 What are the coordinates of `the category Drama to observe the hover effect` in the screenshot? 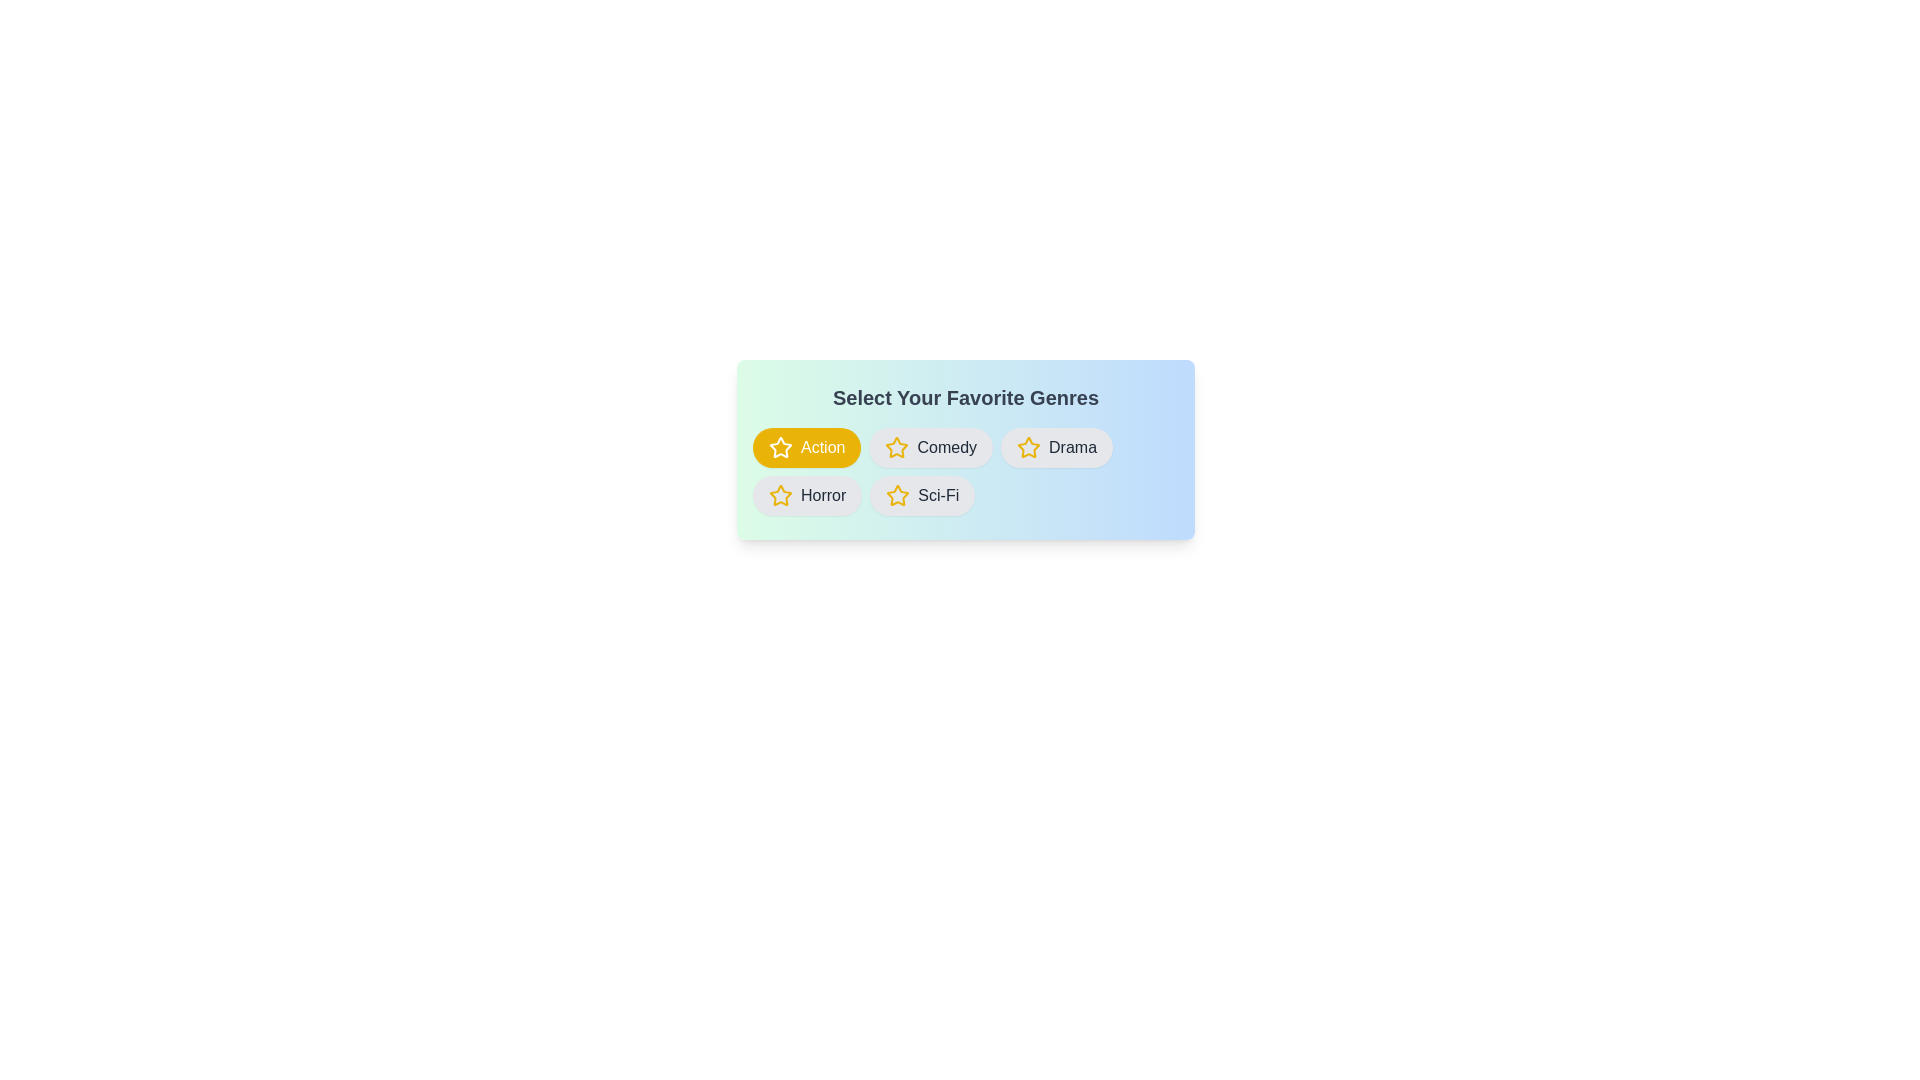 It's located at (1055, 446).